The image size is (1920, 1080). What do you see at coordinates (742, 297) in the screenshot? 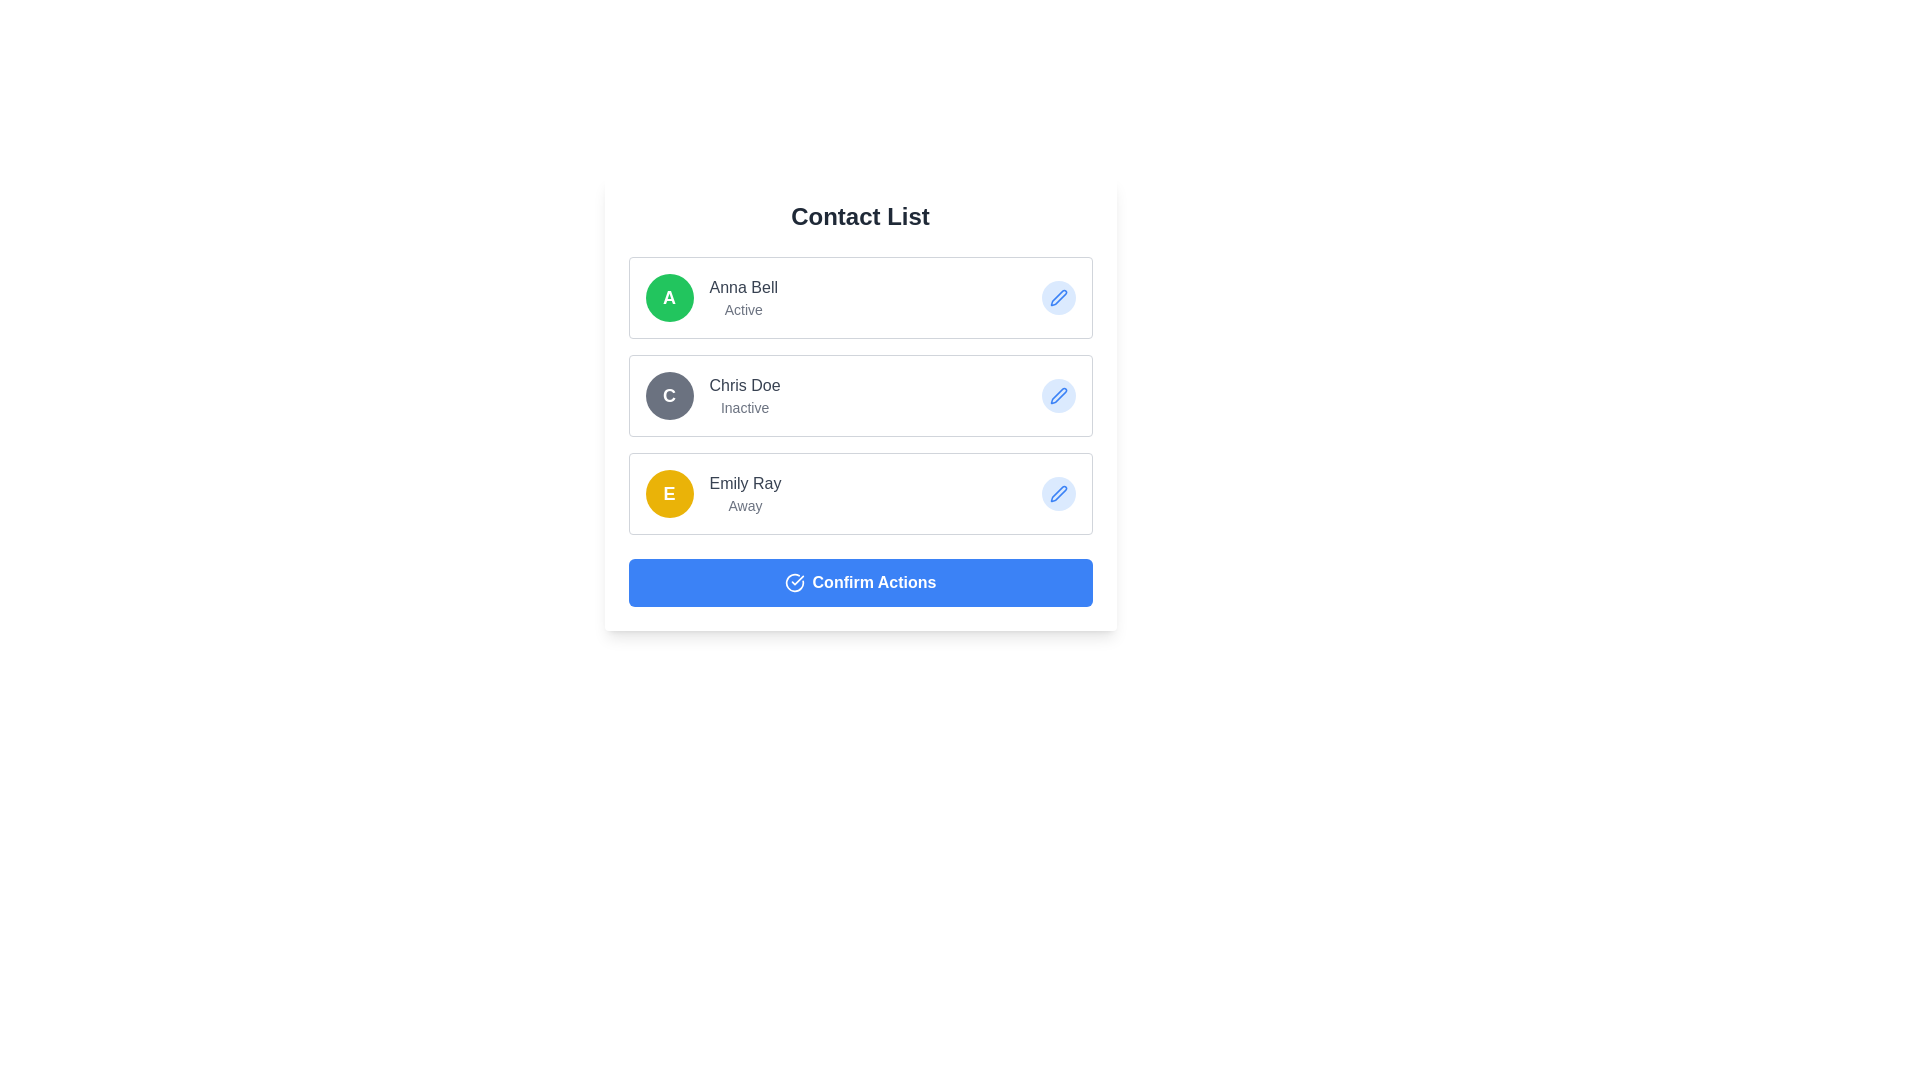
I see `the text display block that shows the name and activity status of the first contact in the contact list, which is located to the right of a circular icon with the letter 'A'` at bounding box center [742, 297].